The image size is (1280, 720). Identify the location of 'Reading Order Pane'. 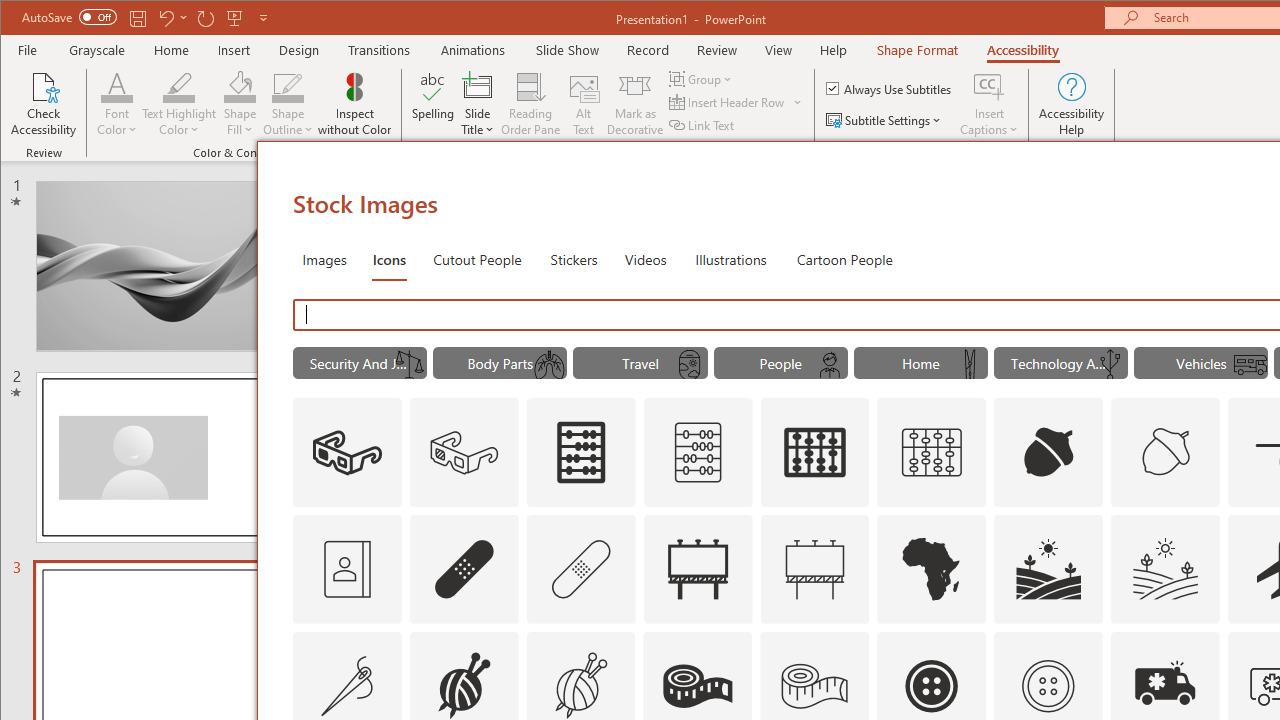
(531, 104).